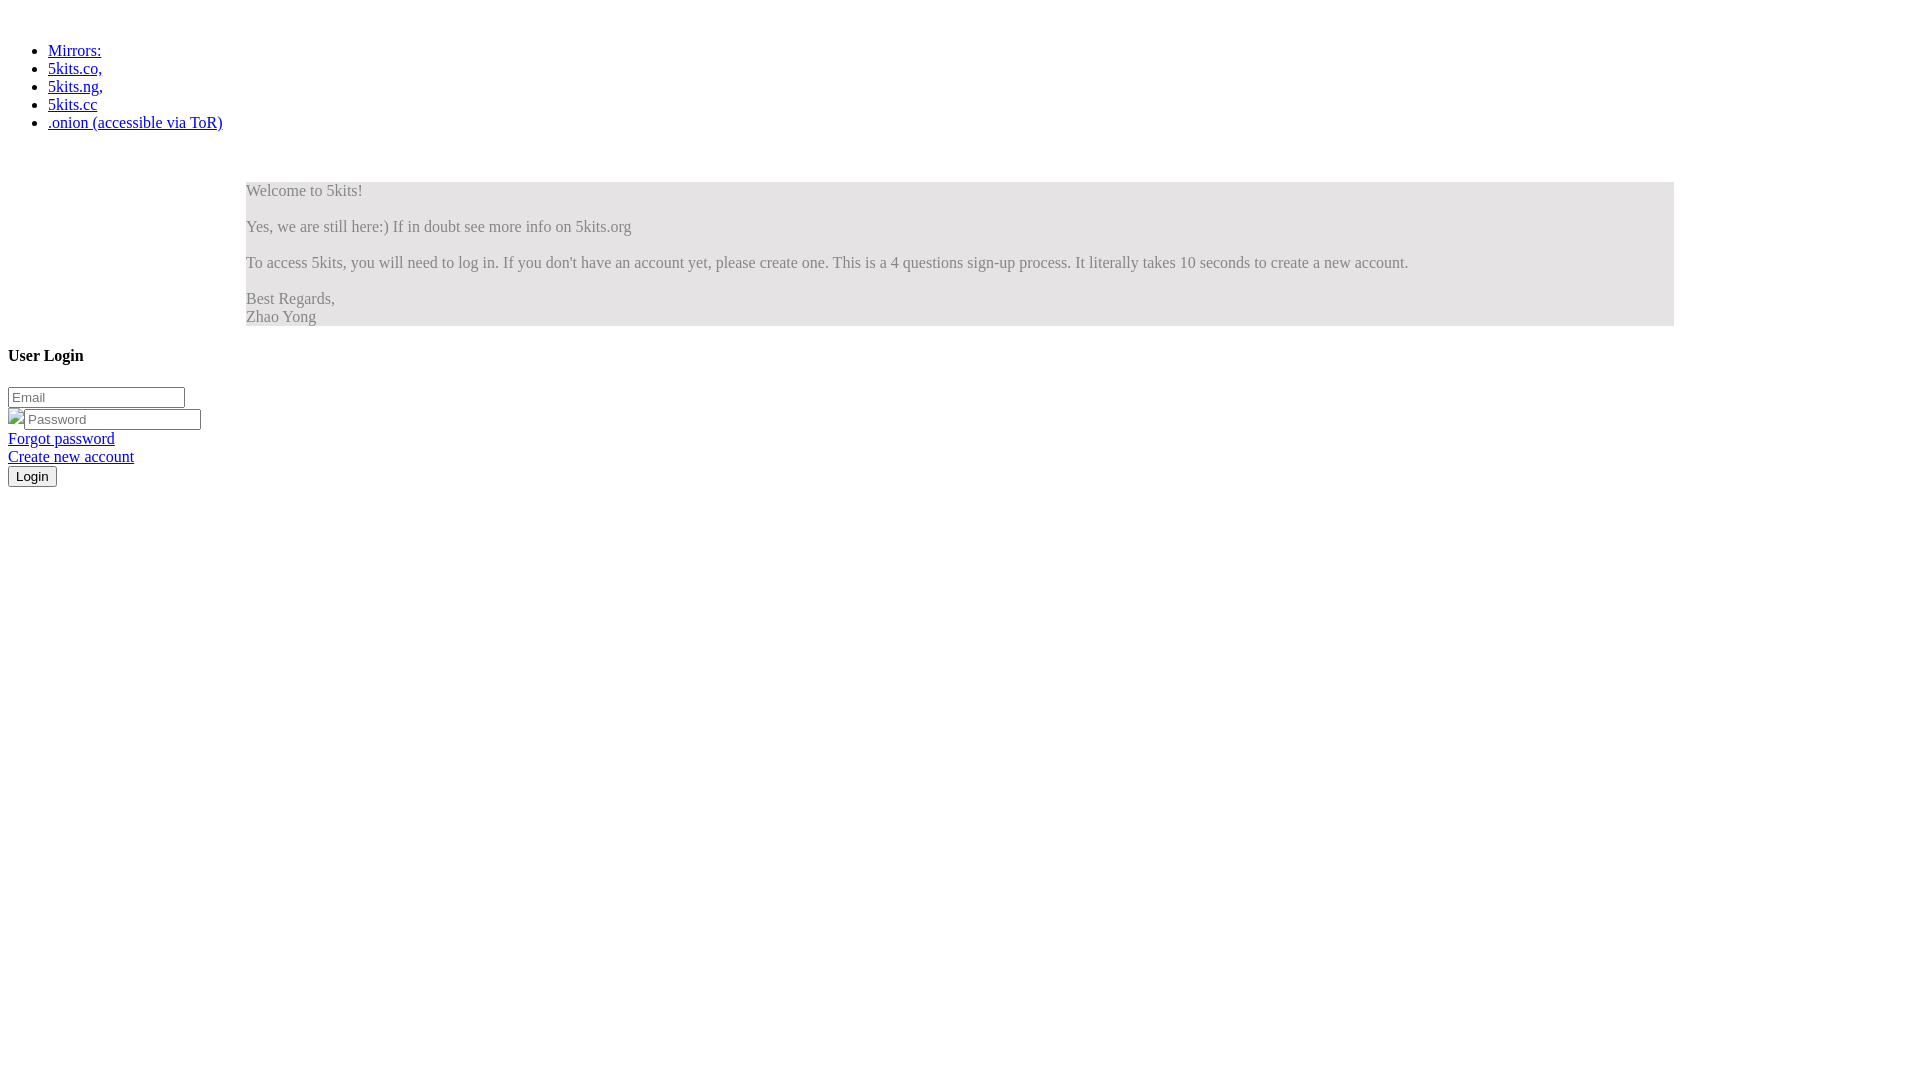 The height and width of the screenshot is (1080, 1920). I want to click on 'Forgot password', so click(8, 437).